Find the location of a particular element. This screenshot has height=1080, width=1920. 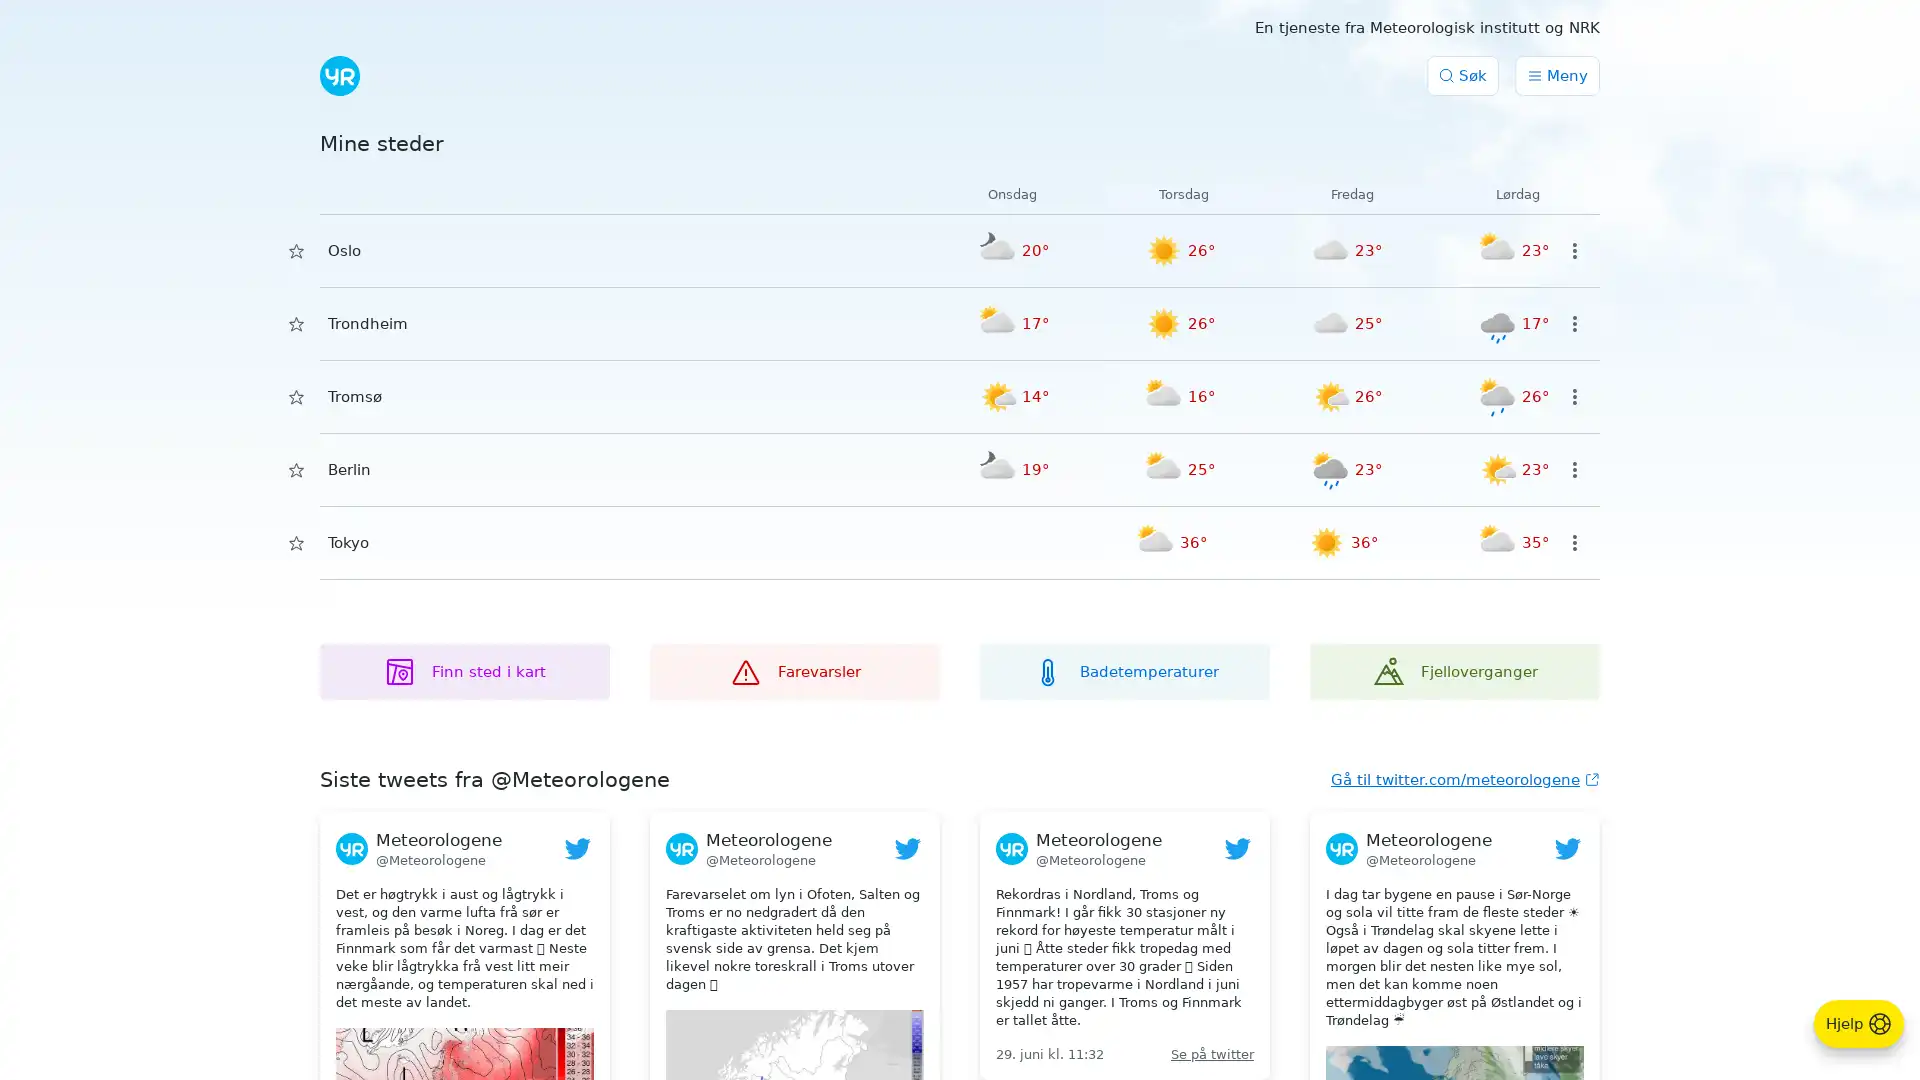

Valg for sted is located at coordinates (1573, 323).